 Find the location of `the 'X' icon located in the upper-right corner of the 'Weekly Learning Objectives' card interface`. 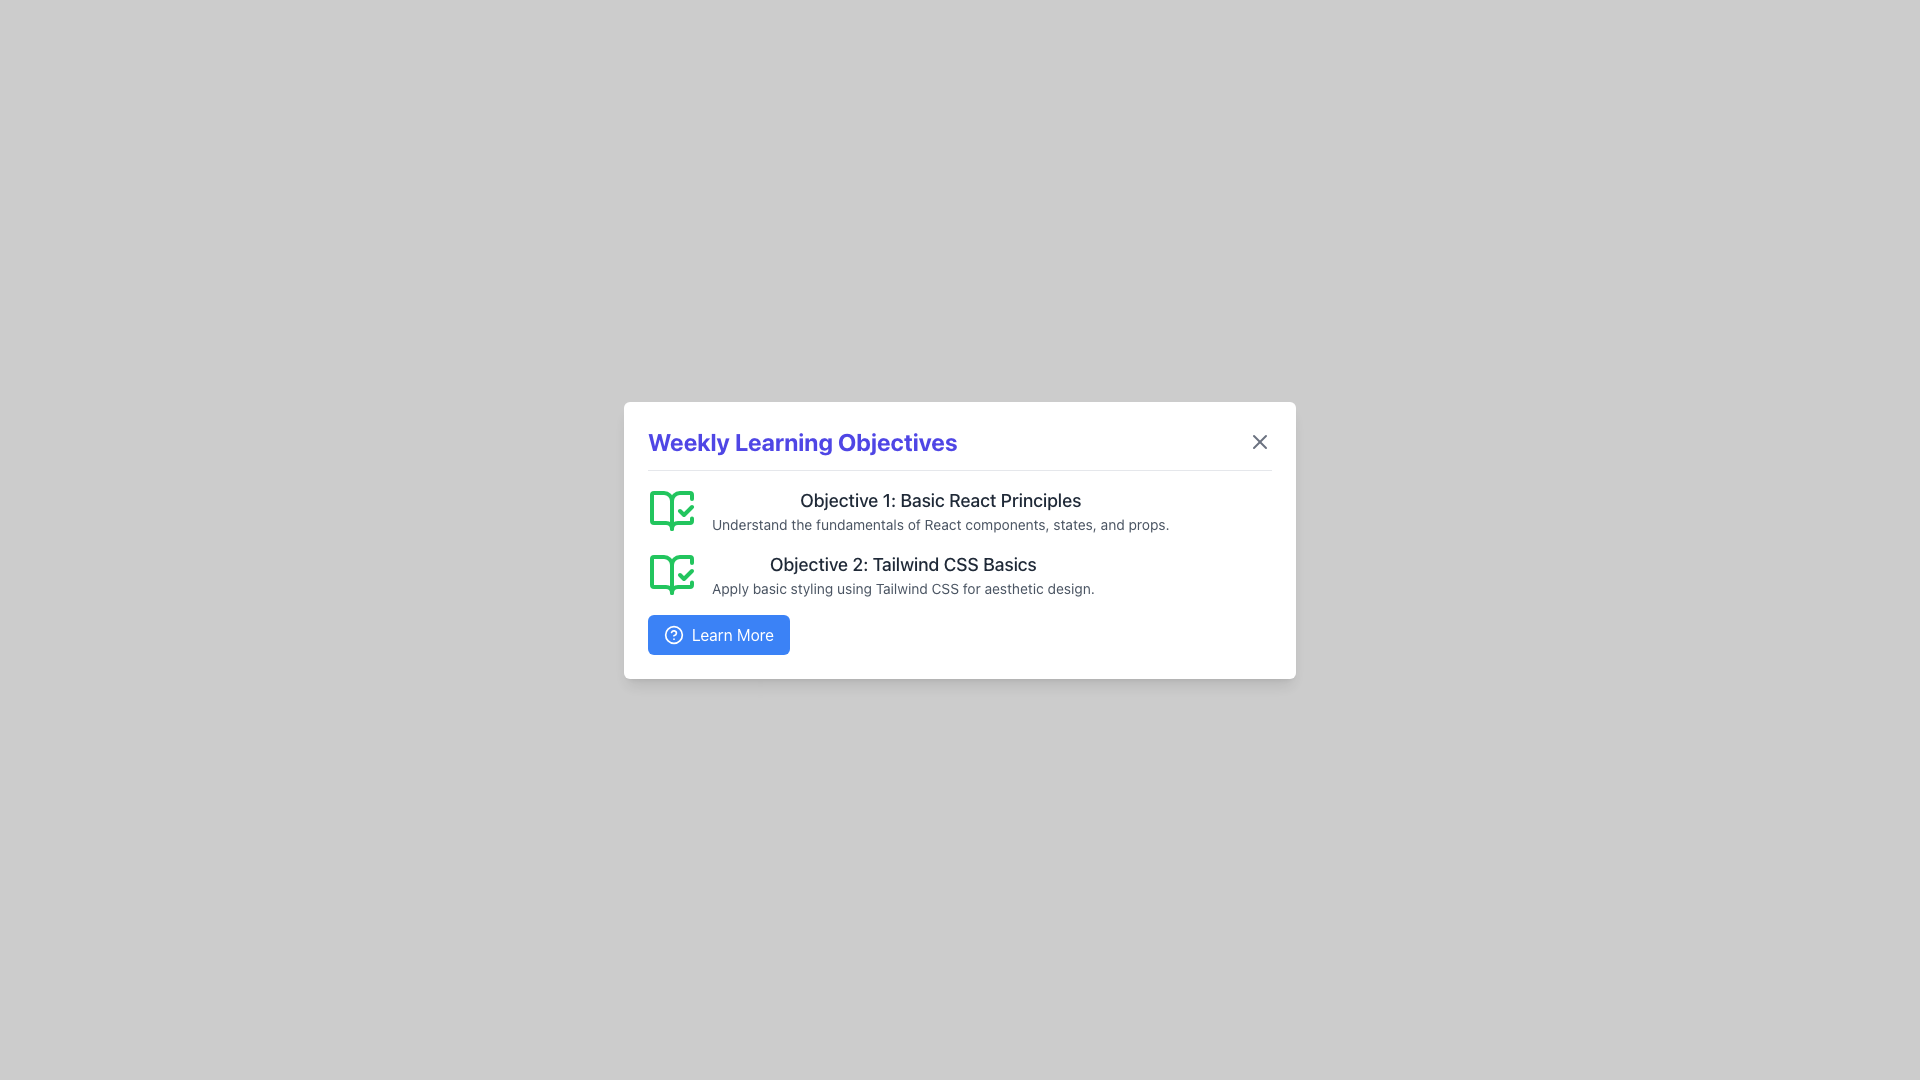

the 'X' icon located in the upper-right corner of the 'Weekly Learning Objectives' card interface is located at coordinates (1258, 440).